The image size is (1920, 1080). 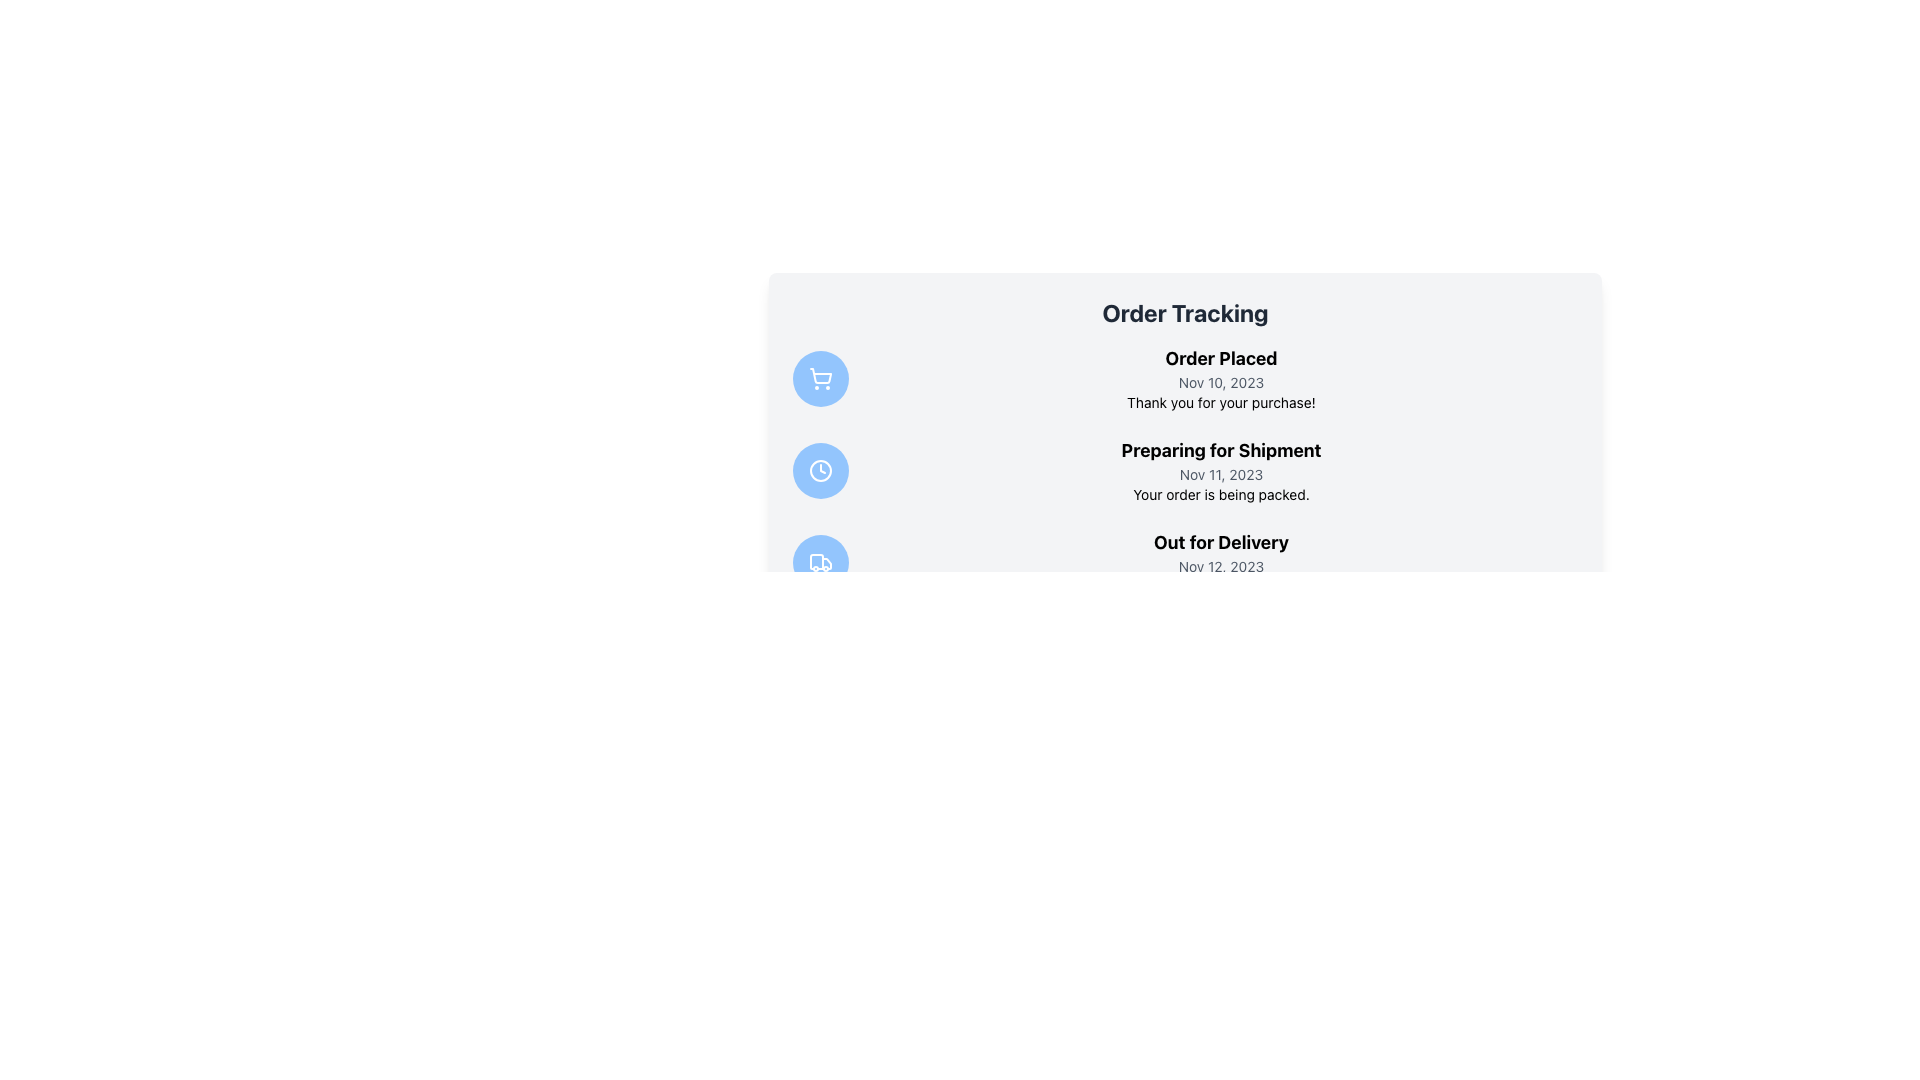 I want to click on the bold text header 'Preparing for Shipment', so click(x=1220, y=451).